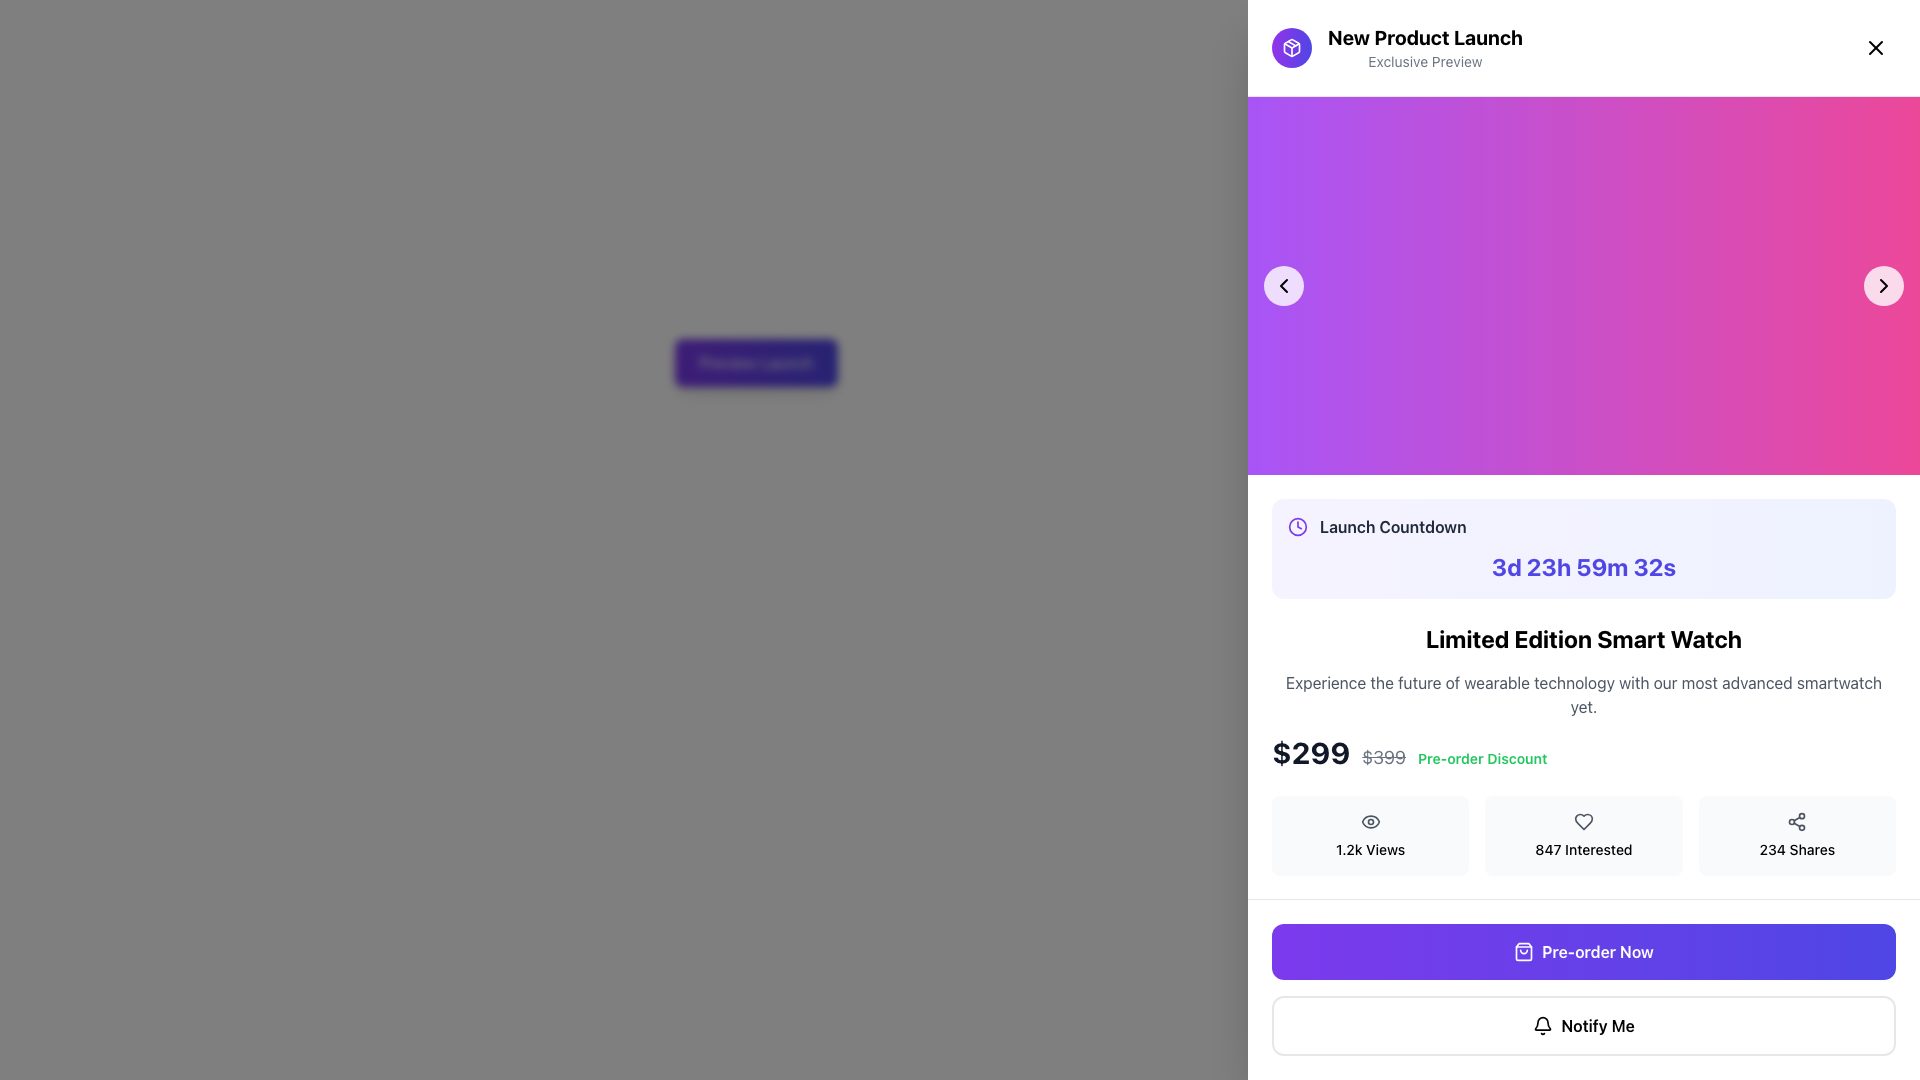 The image size is (1920, 1080). Describe the element at coordinates (1875, 46) in the screenshot. I see `the Close button icon (small 'X' within a square button) located in the top-right corner of the modal interface` at that location.